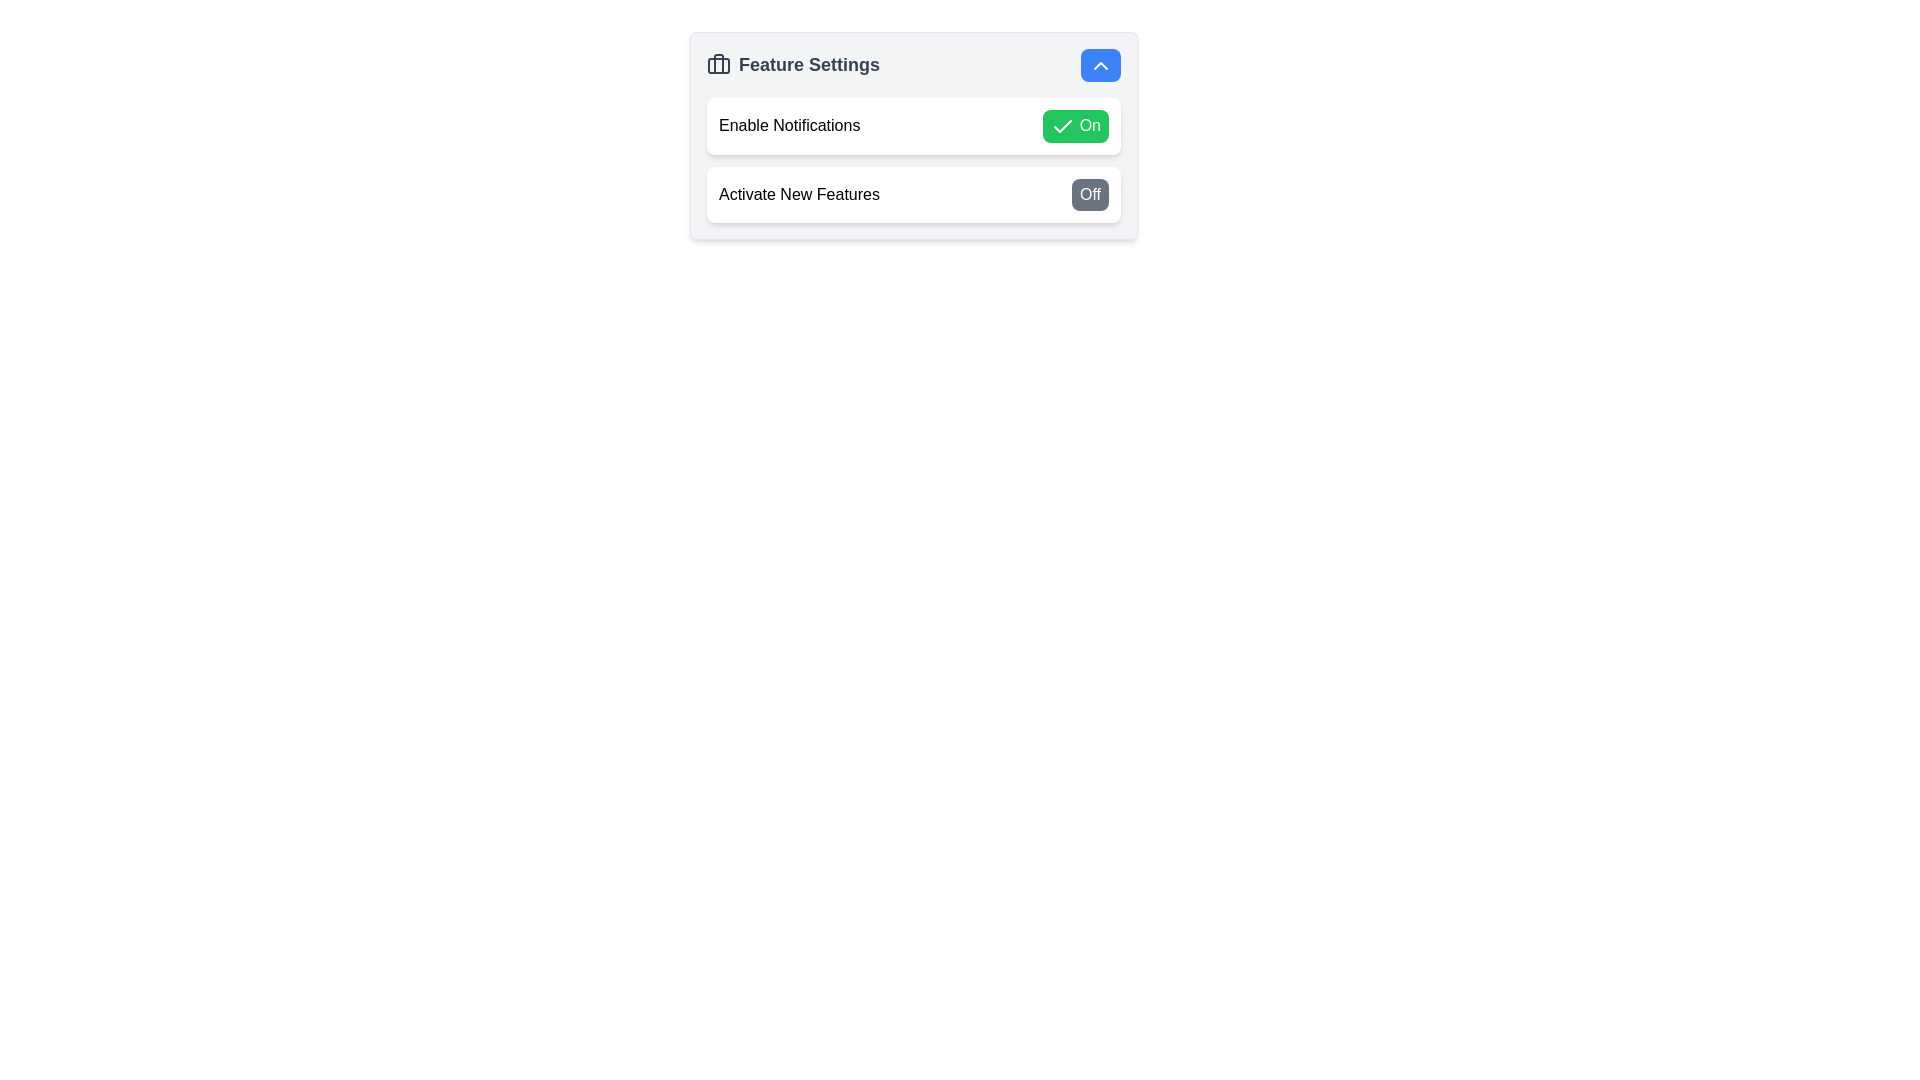 The width and height of the screenshot is (1920, 1080). Describe the element at coordinates (912, 158) in the screenshot. I see `the interactive toggle buttons in the 'Feature Settings' section` at that location.